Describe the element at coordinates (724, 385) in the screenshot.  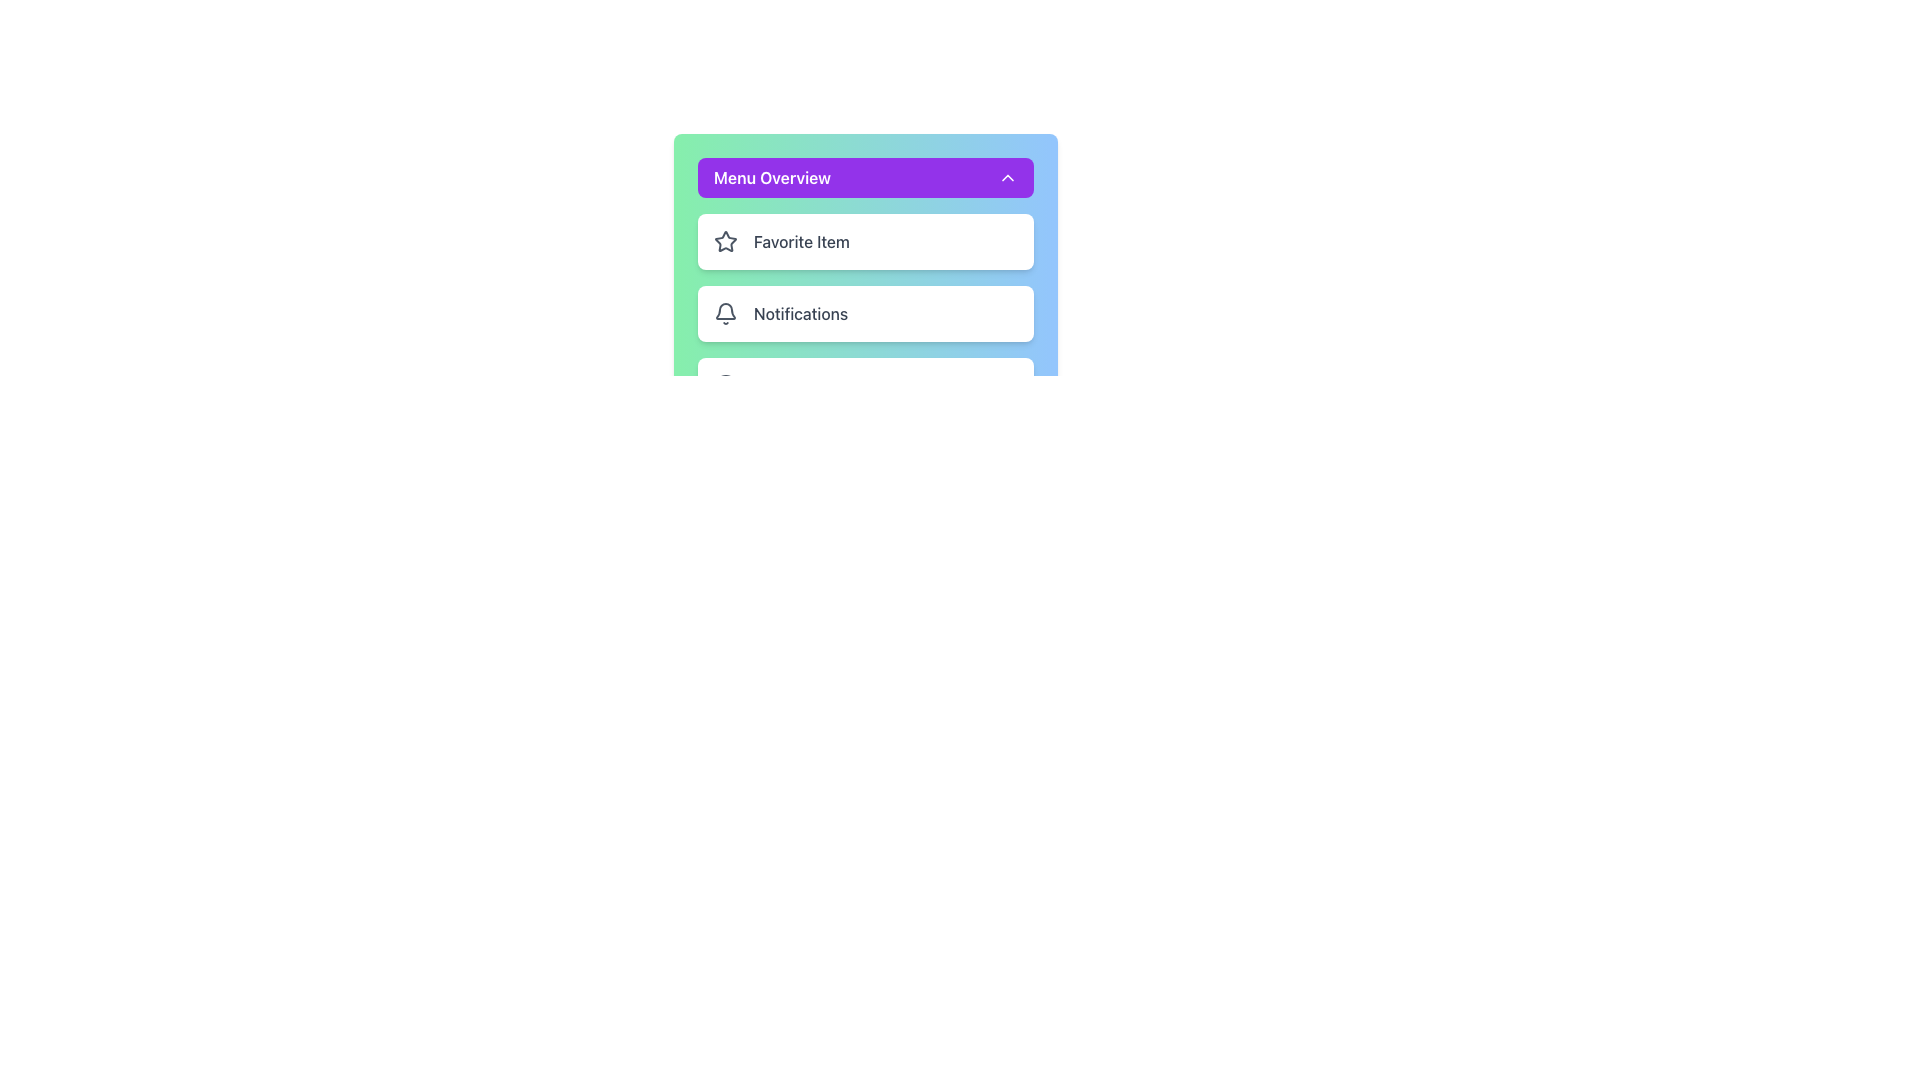
I see `the SVG circle element located beneath the 'Menu Overview' panel, which features a purple background and includes rows for 'Favorite Item' and 'Notifications'` at that location.